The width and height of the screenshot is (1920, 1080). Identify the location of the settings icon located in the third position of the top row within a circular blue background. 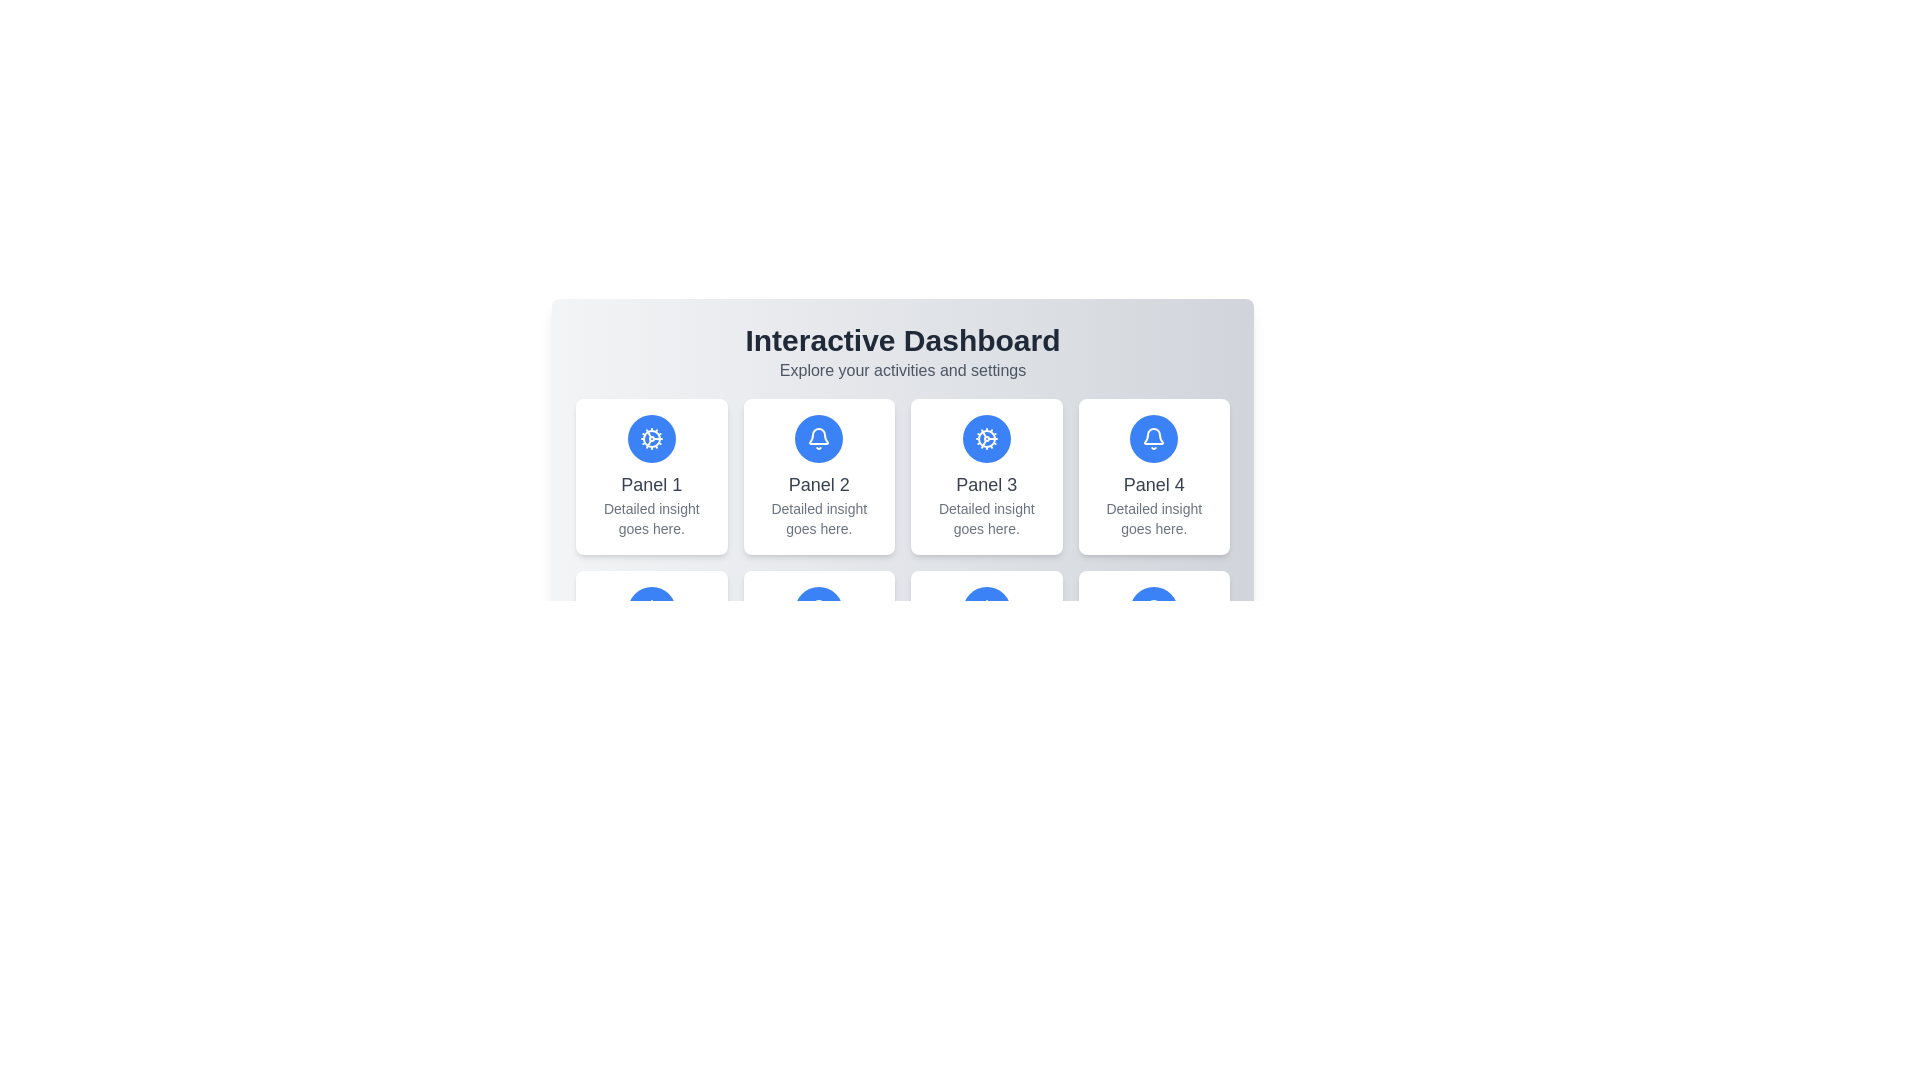
(651, 438).